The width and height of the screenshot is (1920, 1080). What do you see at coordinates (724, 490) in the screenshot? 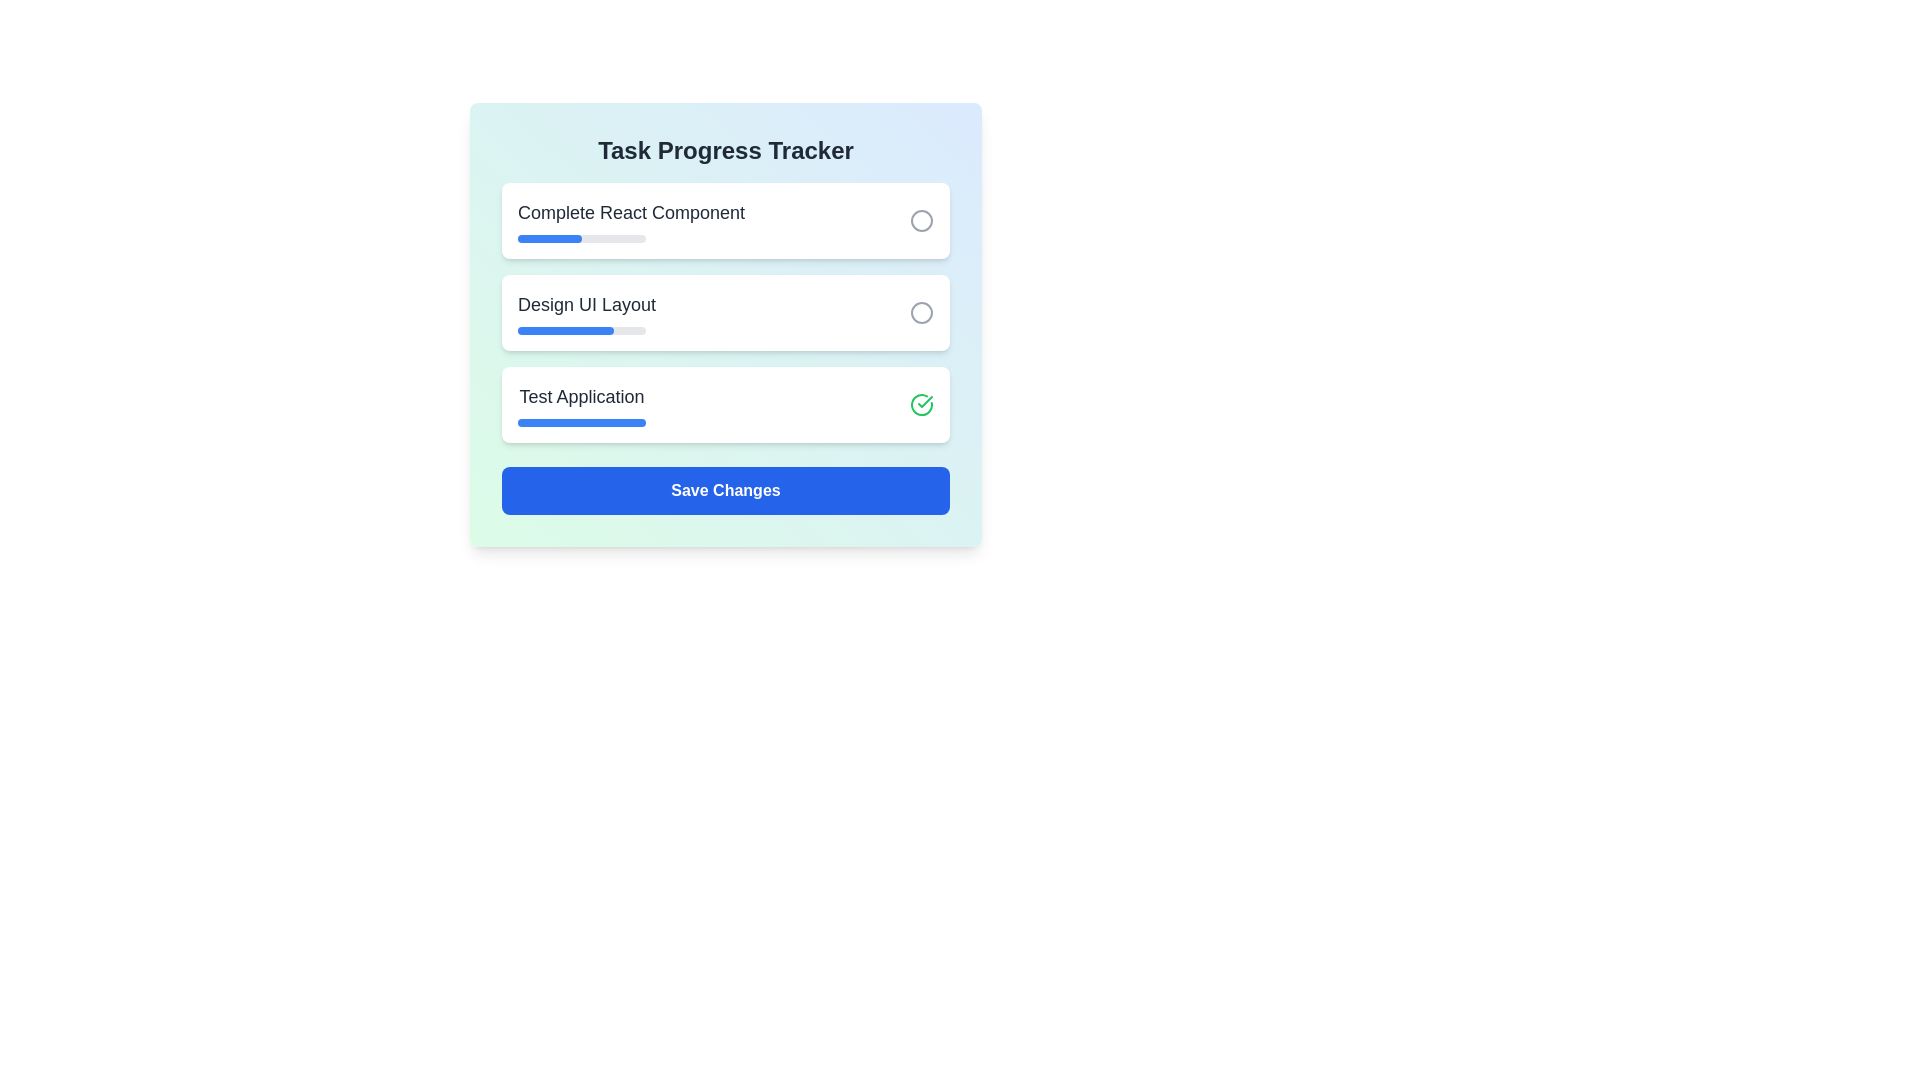
I see `the 'Save Changes' button` at bounding box center [724, 490].